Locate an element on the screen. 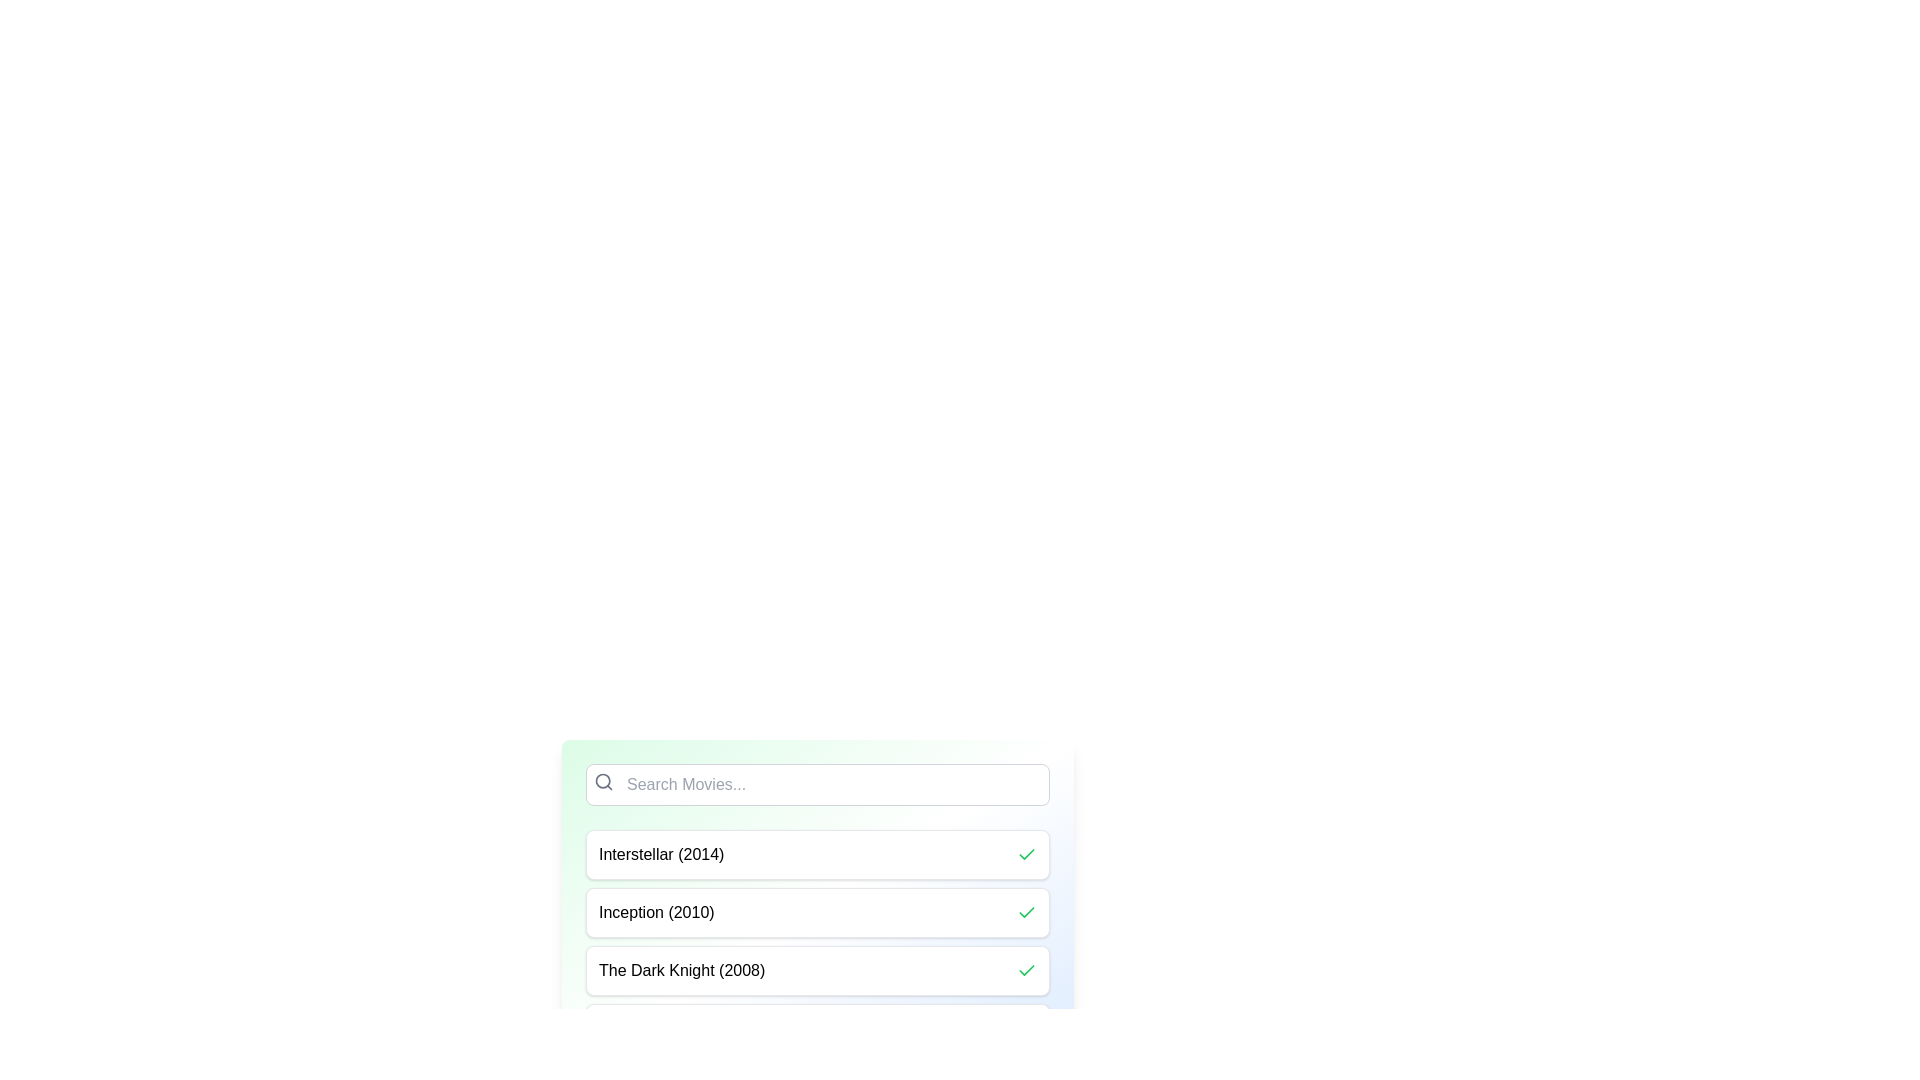 This screenshot has width=1920, height=1080. the text label displaying 'Inception (2010)' is located at coordinates (656, 913).